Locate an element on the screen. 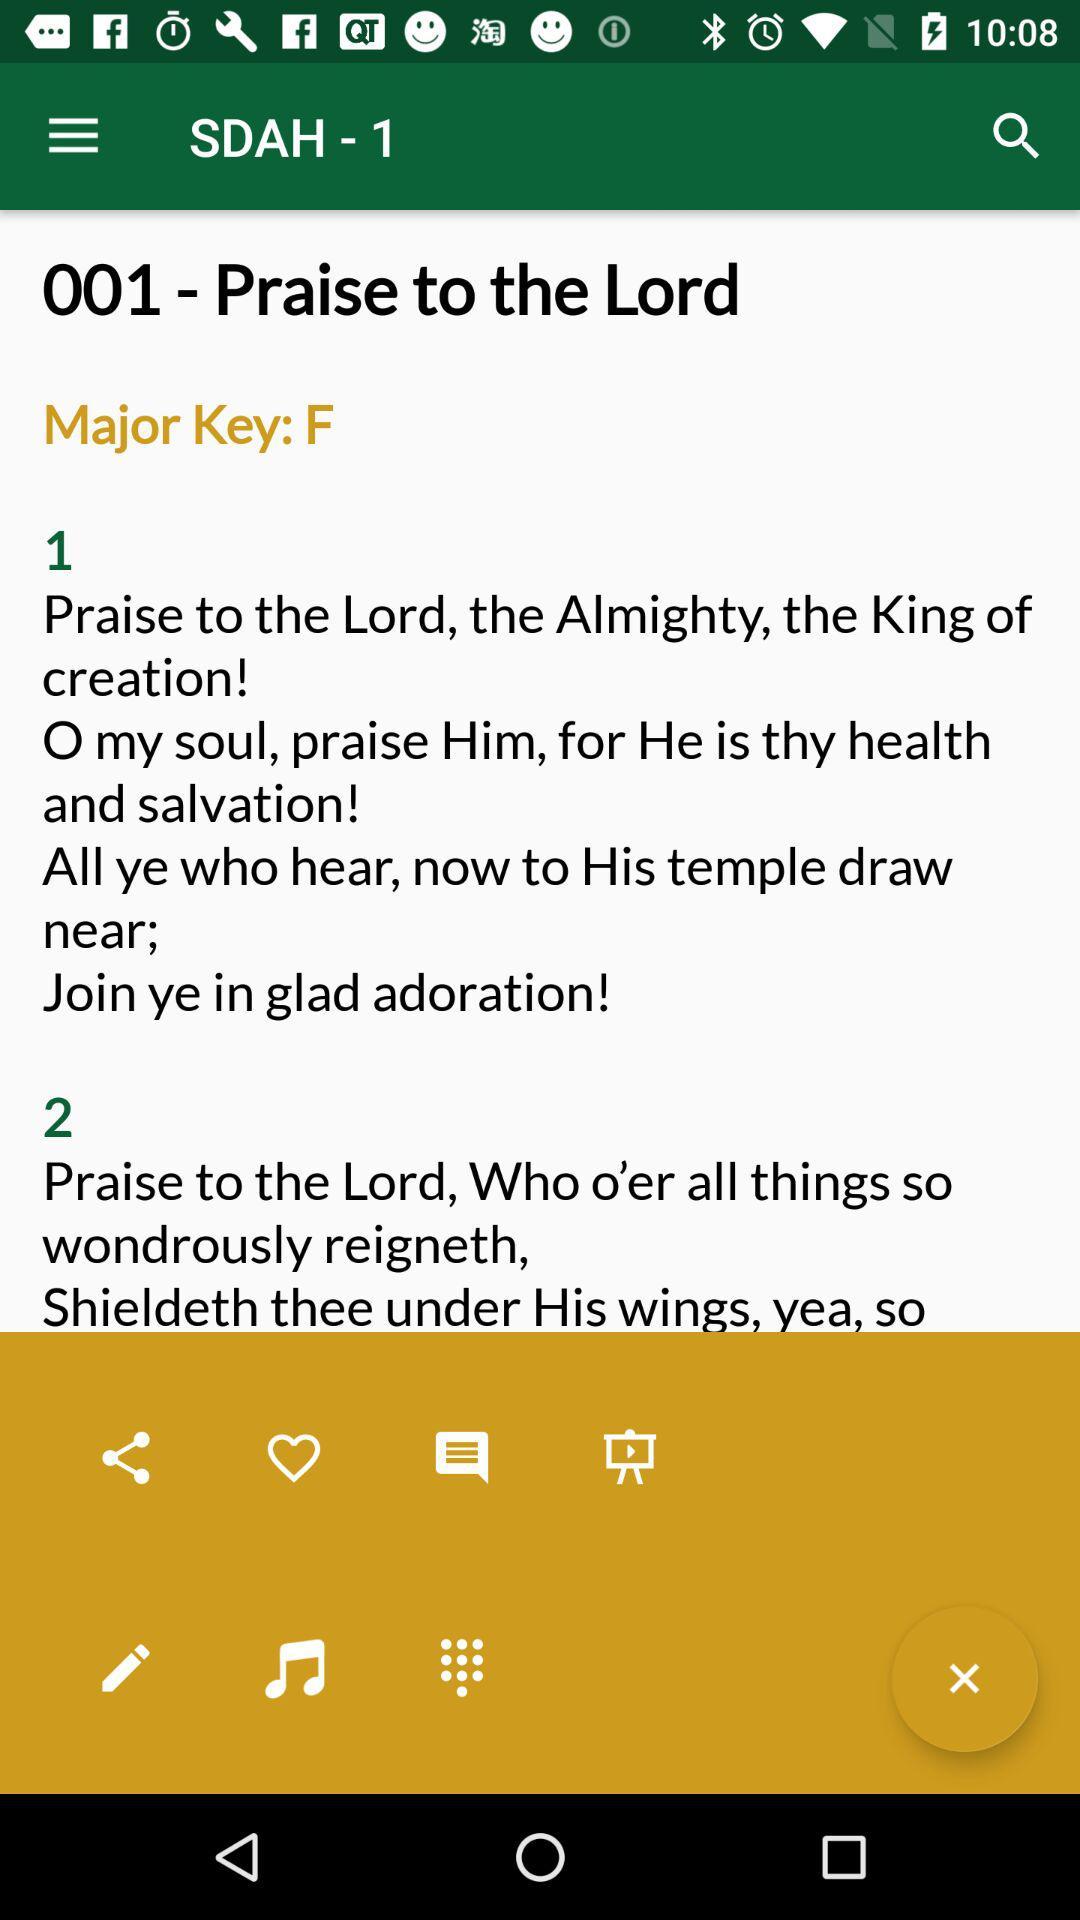 This screenshot has width=1080, height=1920. the dialpad icon is located at coordinates (462, 1667).